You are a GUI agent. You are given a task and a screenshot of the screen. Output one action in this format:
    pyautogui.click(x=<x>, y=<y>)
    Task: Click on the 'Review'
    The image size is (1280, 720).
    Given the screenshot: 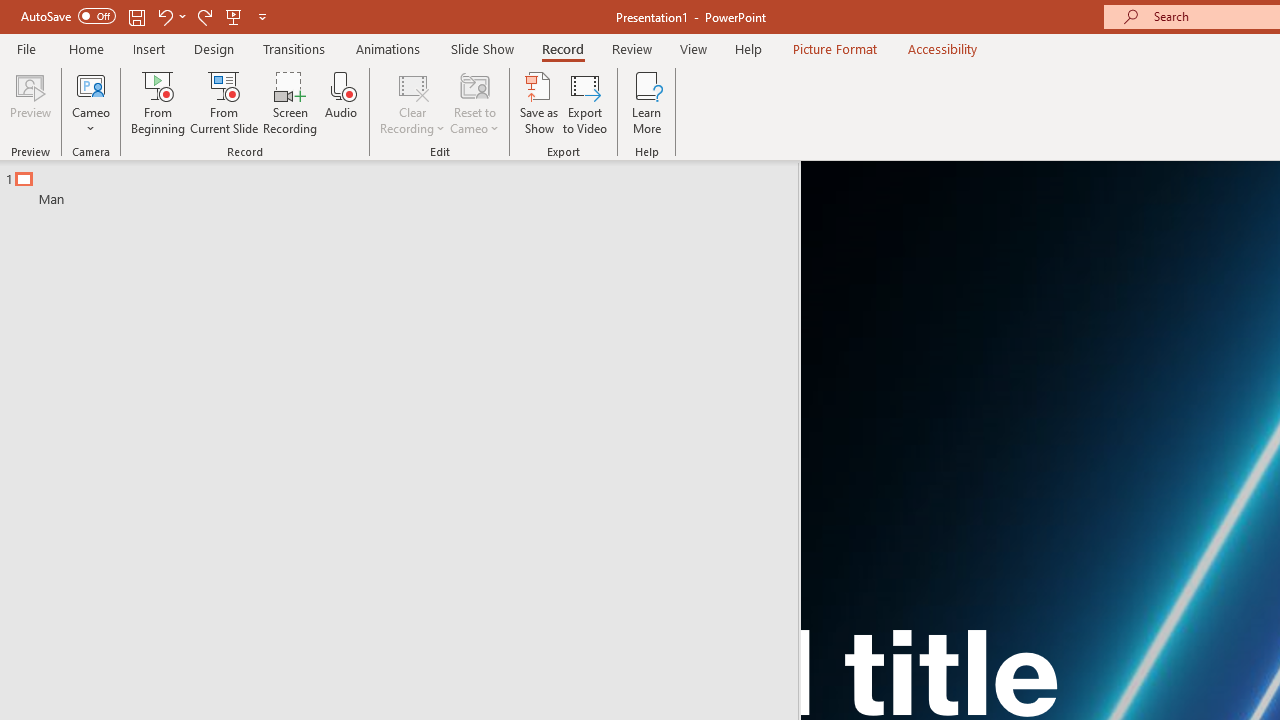 What is the action you would take?
    pyautogui.click(x=630, y=48)
    